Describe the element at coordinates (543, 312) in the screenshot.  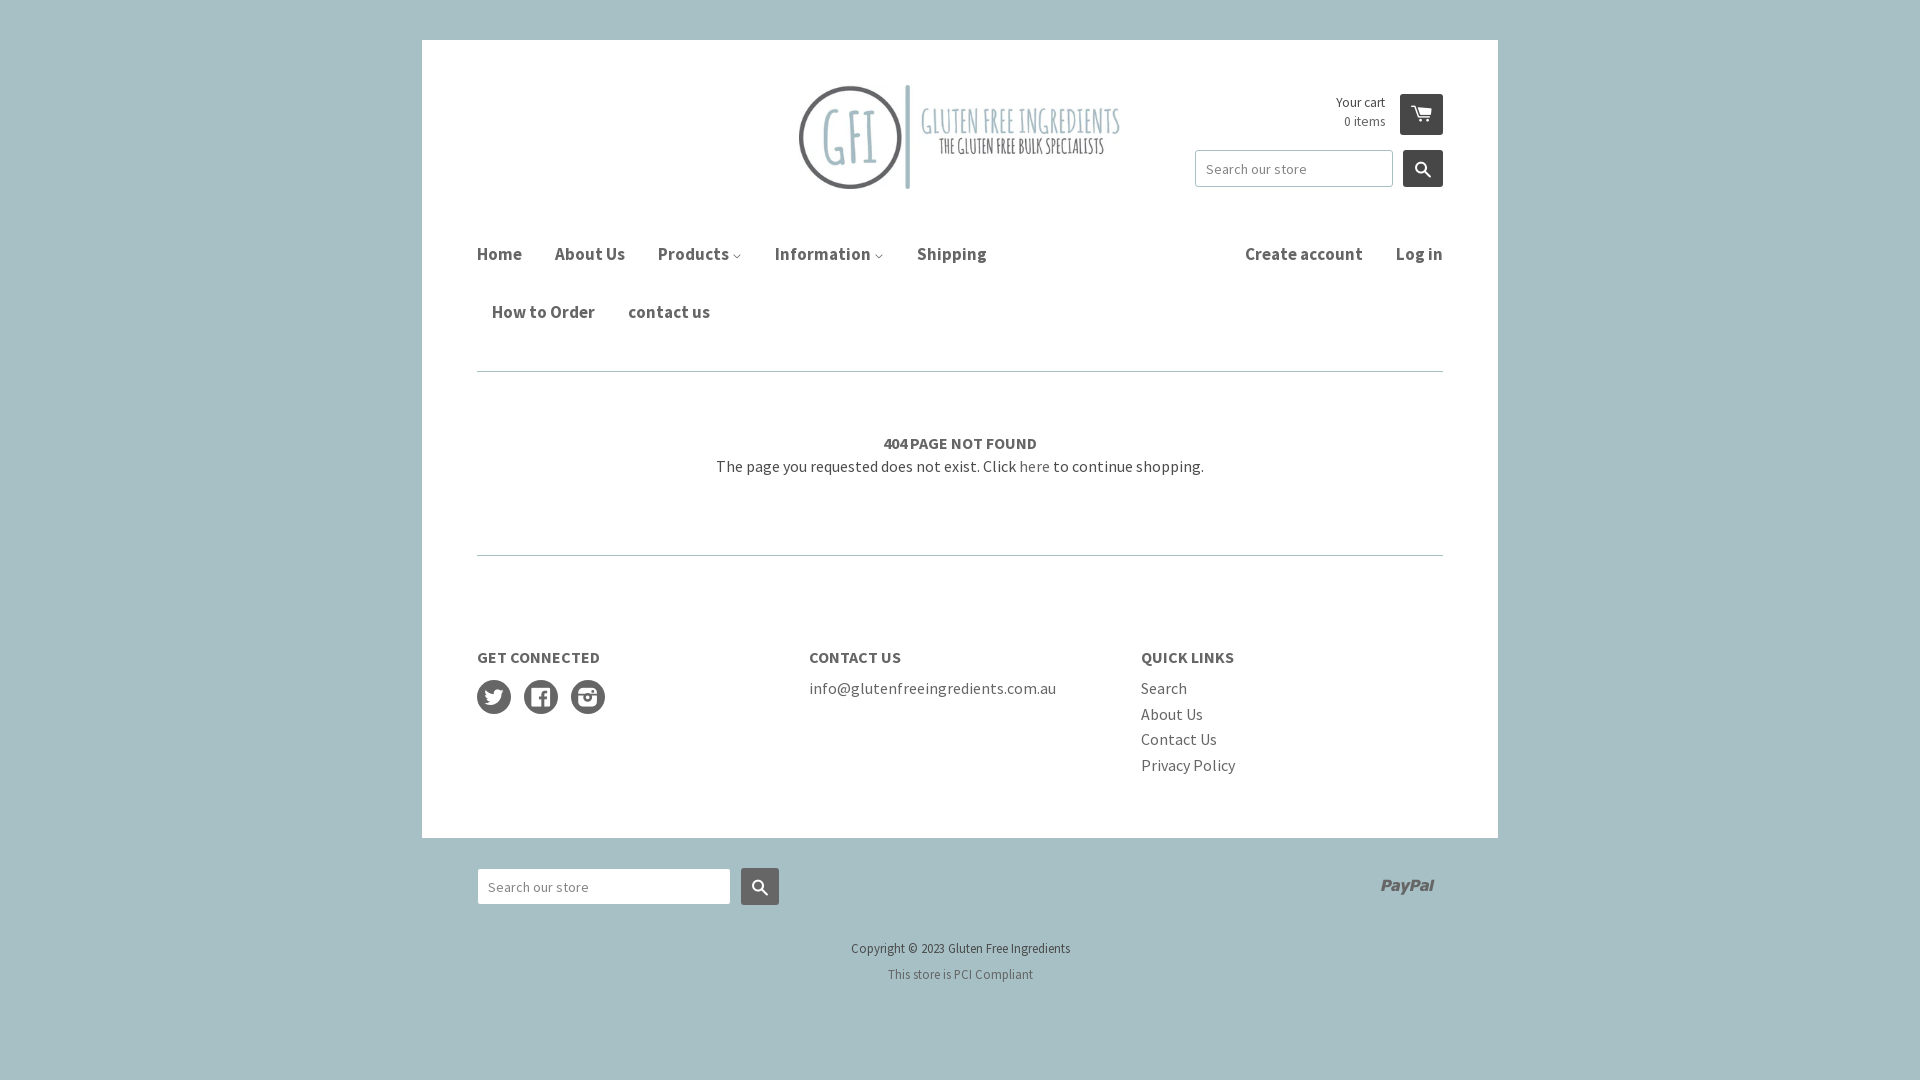
I see `'How to Order'` at that location.